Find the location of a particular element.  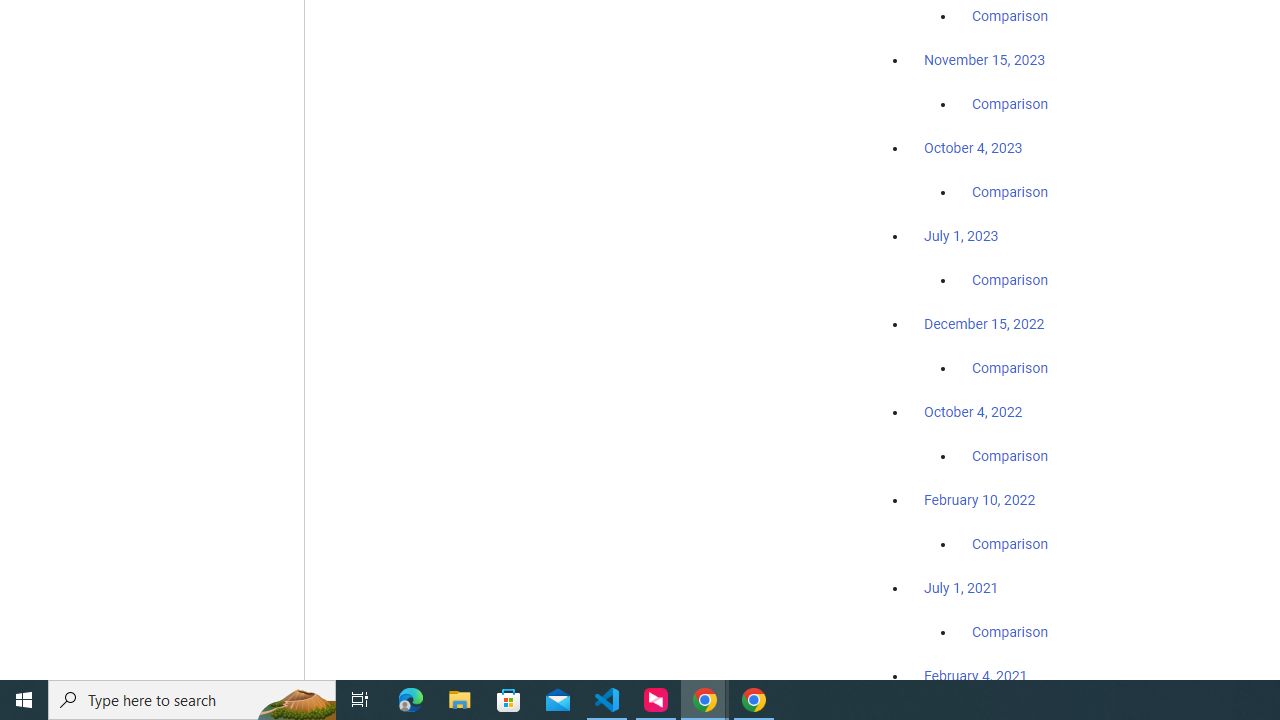

'November 15, 2023' is located at coordinates (984, 59).